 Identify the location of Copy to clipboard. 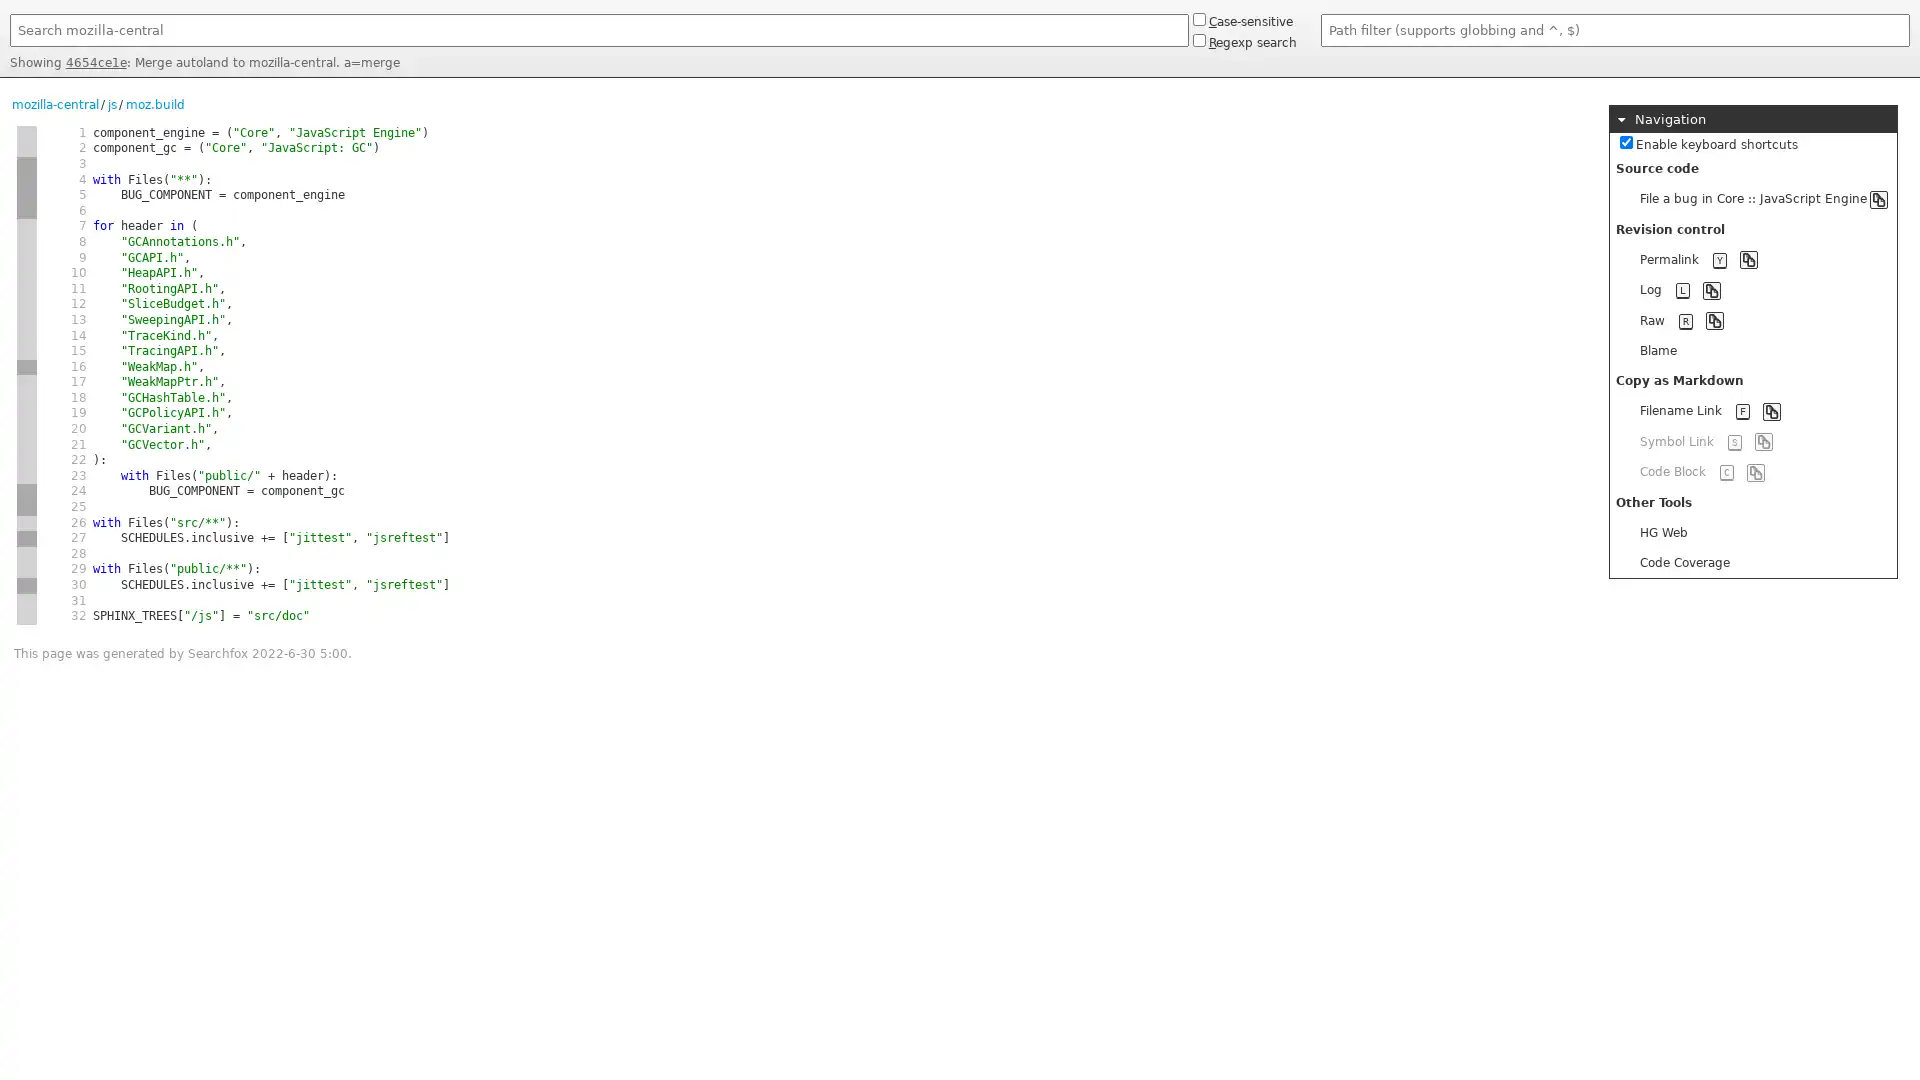
(1877, 199).